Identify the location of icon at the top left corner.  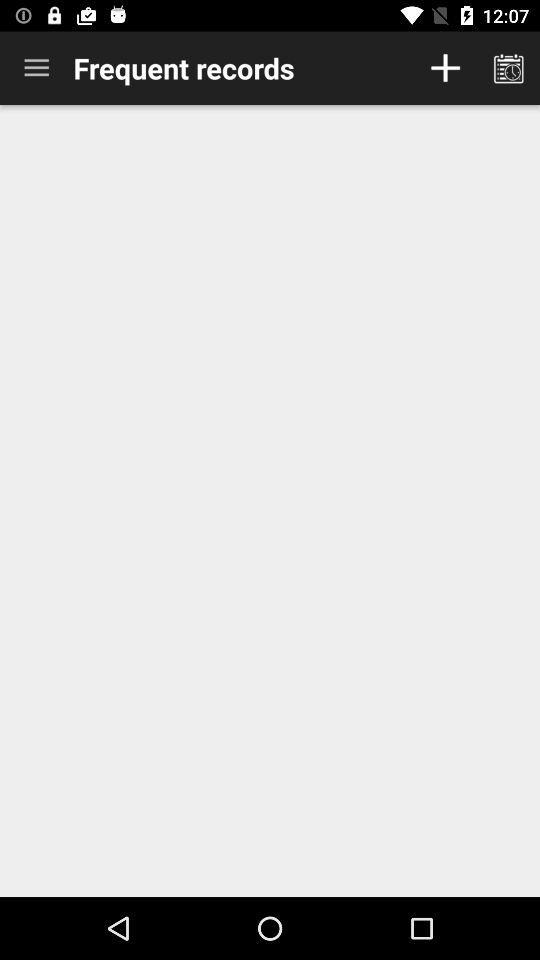
(36, 68).